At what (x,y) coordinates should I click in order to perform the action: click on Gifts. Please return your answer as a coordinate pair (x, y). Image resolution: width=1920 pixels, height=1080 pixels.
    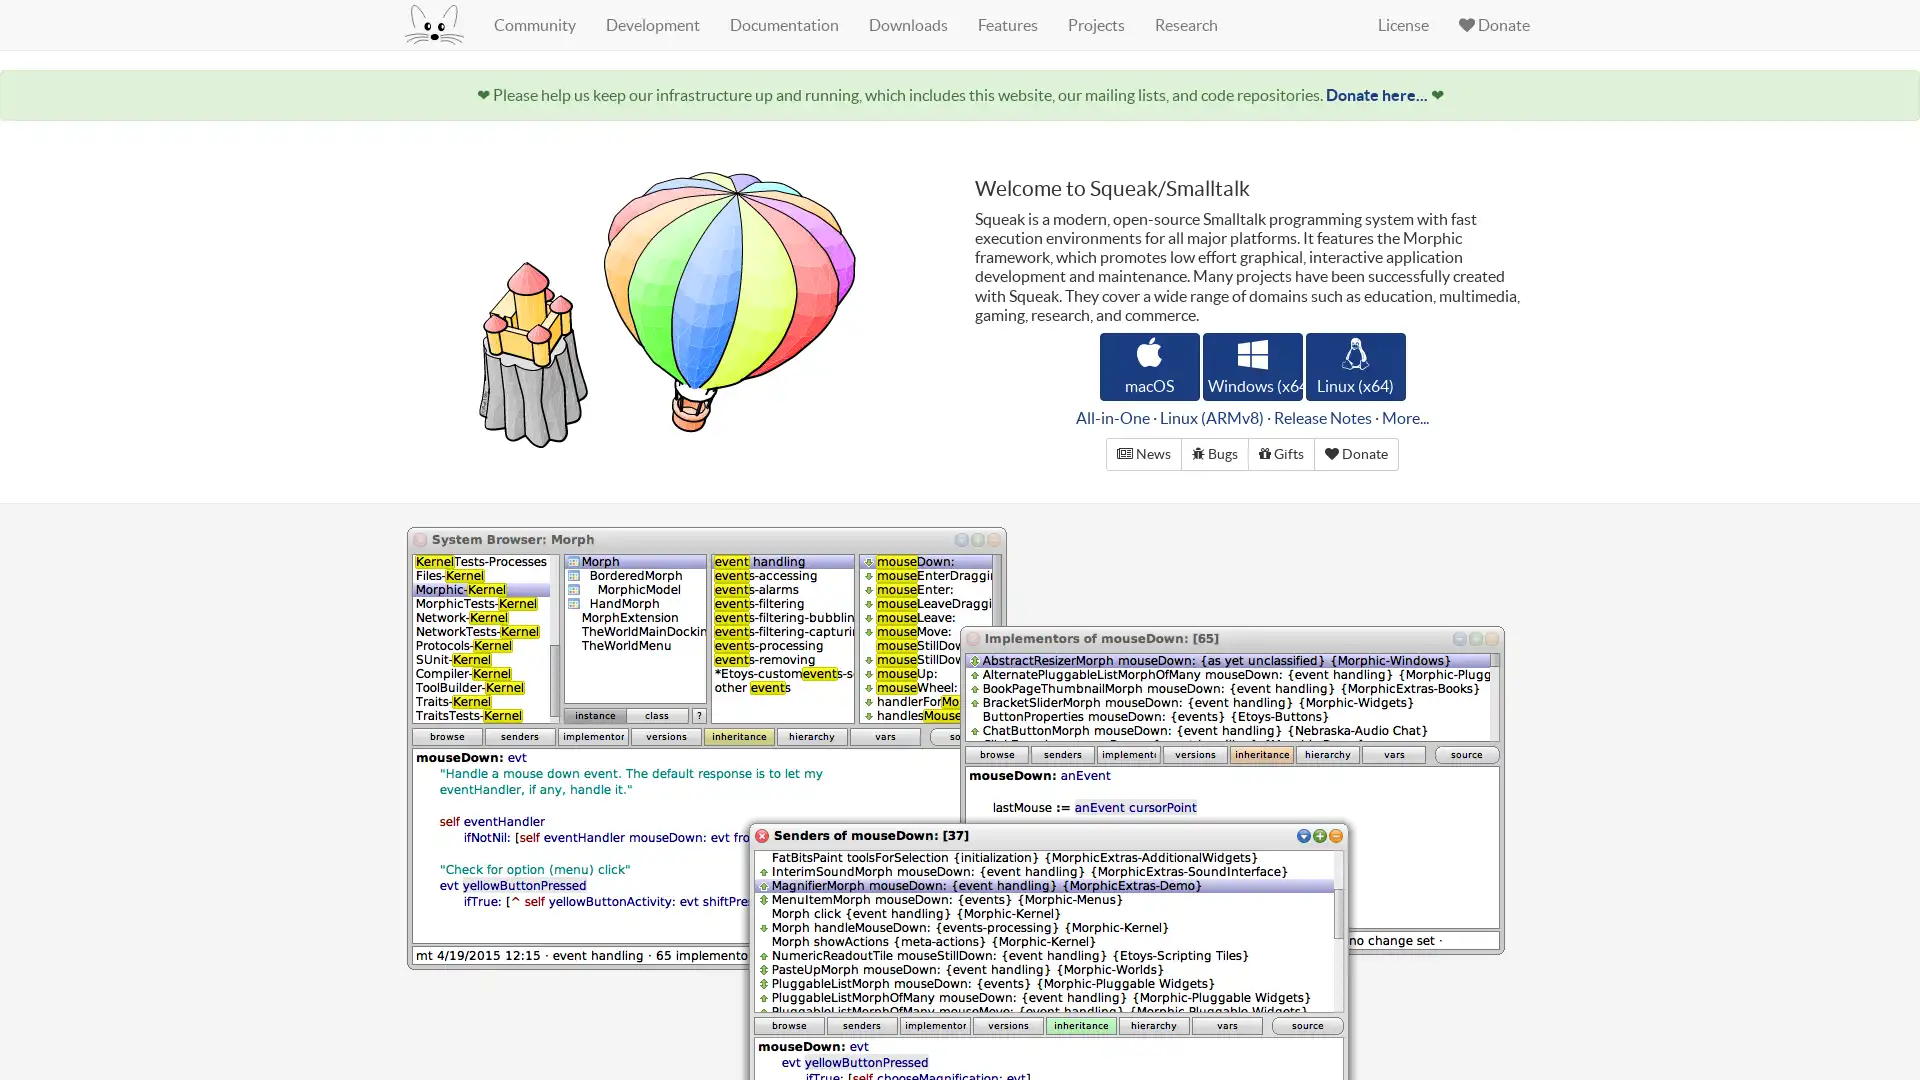
    Looking at the image, I should click on (1281, 453).